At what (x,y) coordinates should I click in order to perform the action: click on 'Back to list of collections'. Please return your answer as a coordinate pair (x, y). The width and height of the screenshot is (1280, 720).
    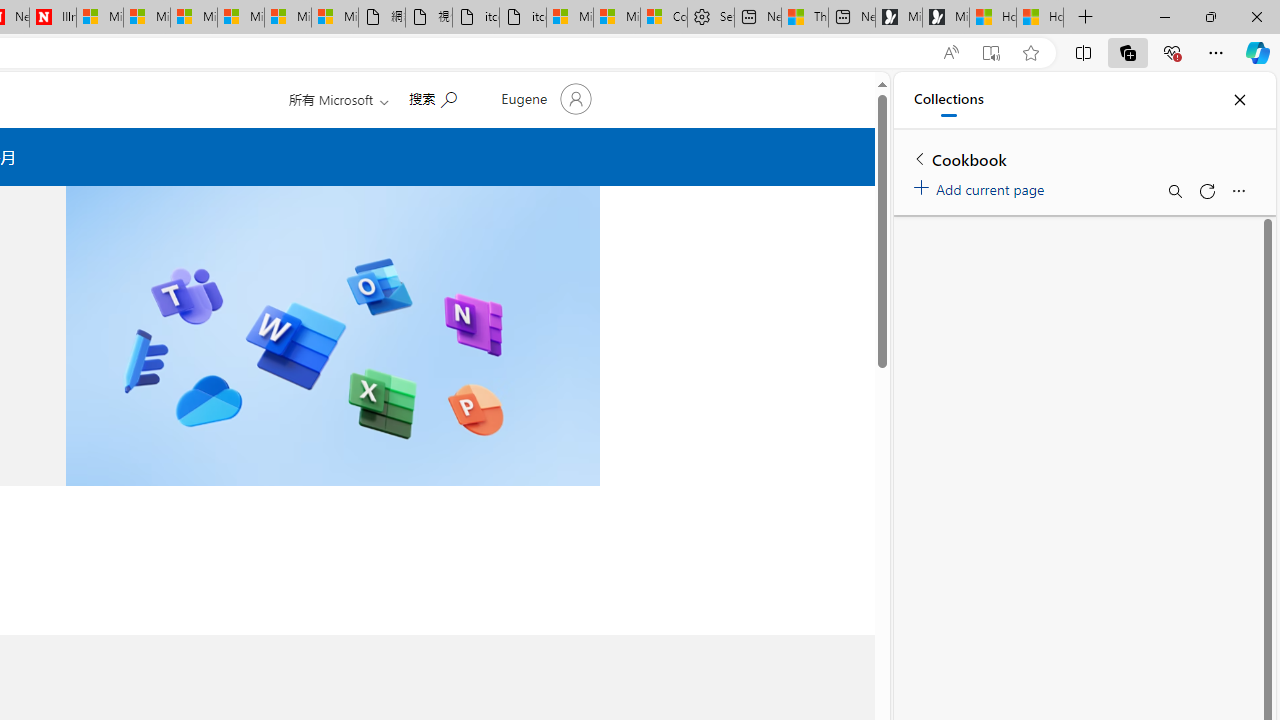
    Looking at the image, I should click on (919, 158).